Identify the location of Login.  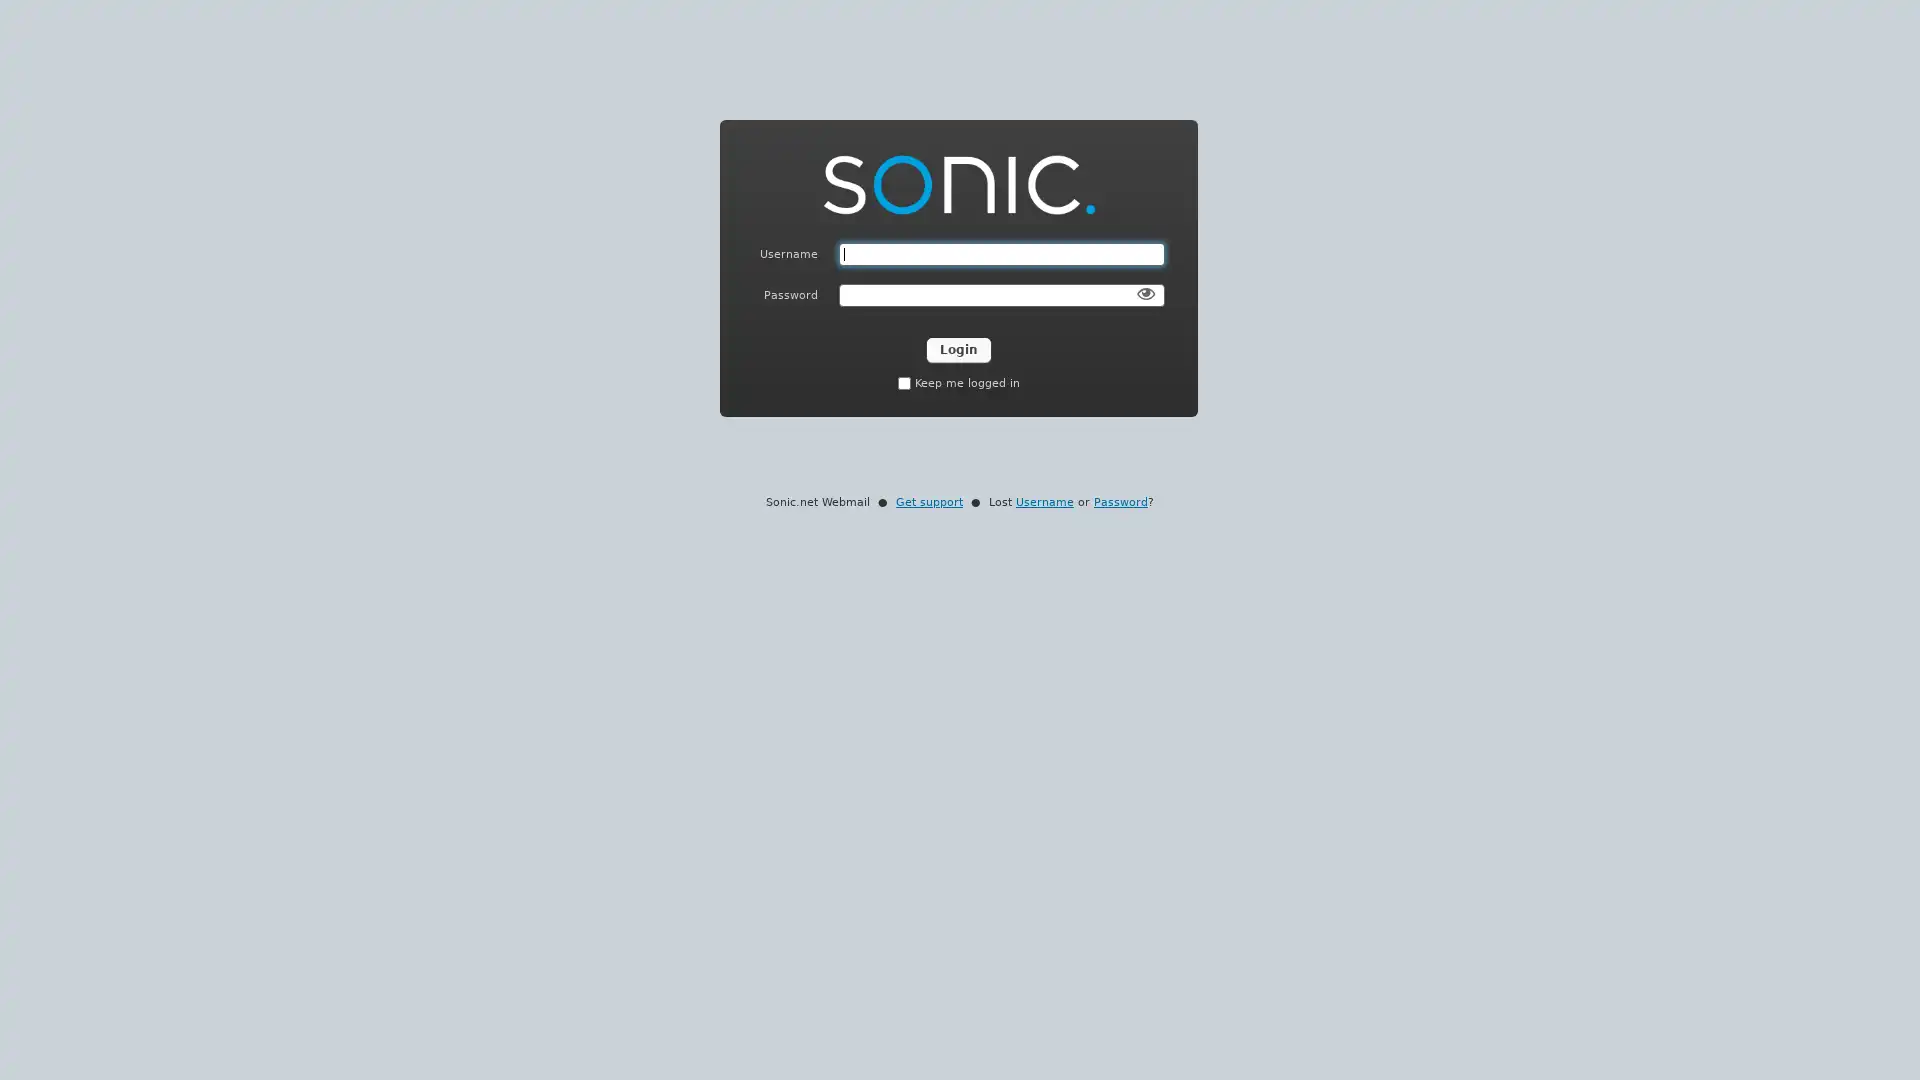
(958, 349).